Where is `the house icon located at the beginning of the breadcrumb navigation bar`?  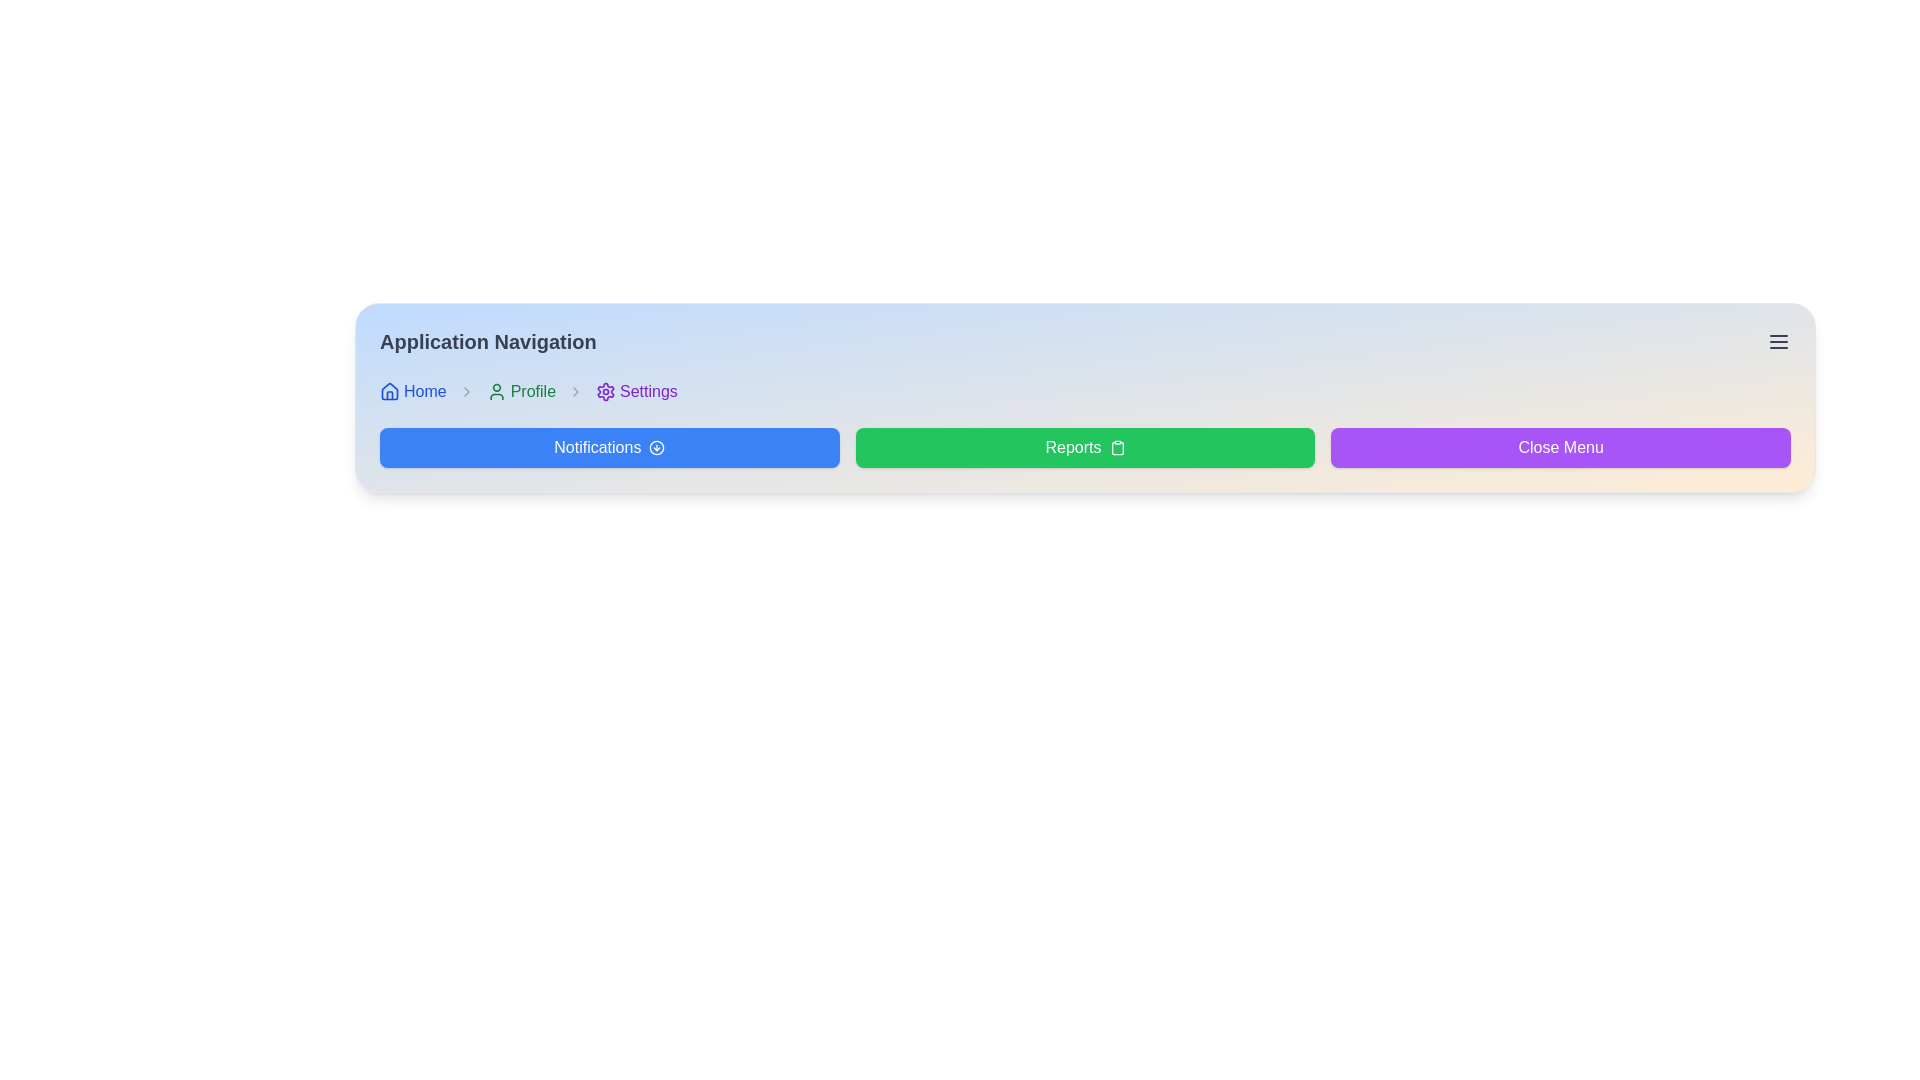
the house icon located at the beginning of the breadcrumb navigation bar is located at coordinates (389, 392).